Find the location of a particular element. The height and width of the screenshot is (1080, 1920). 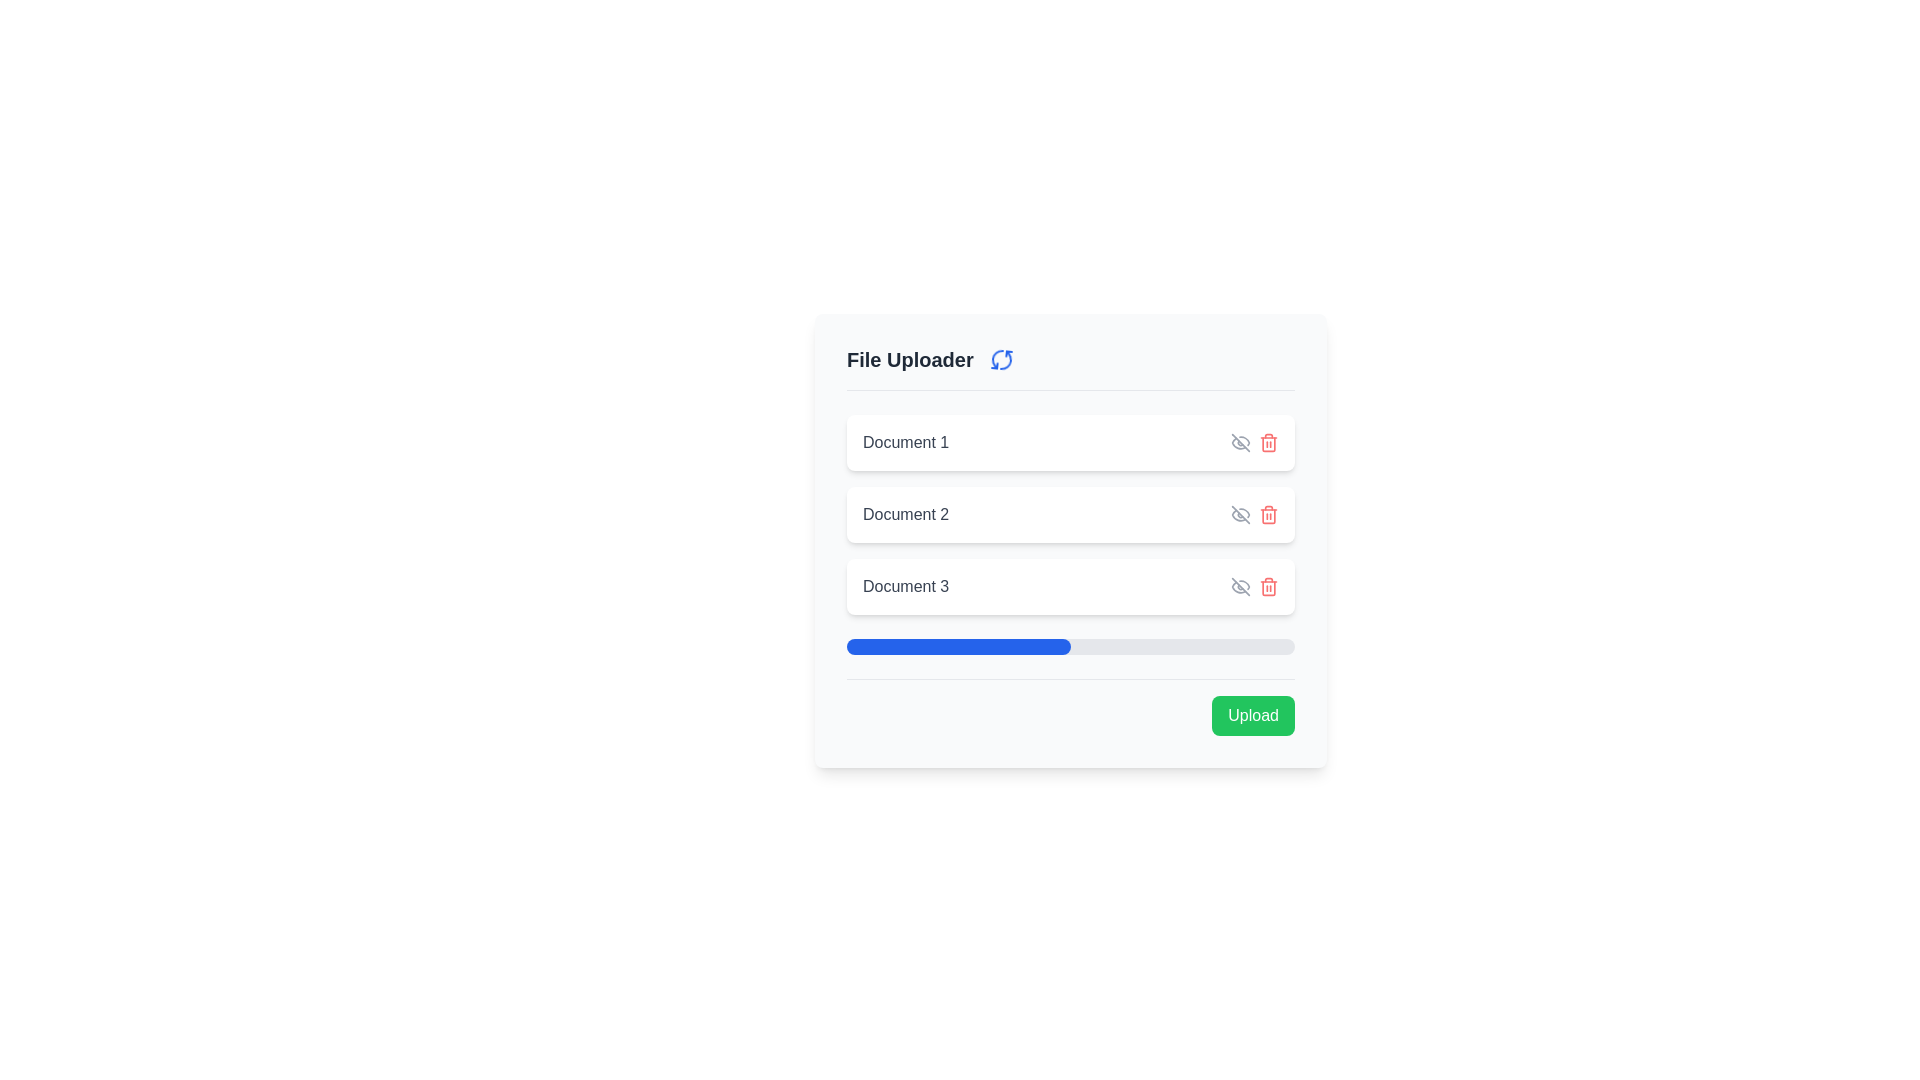

the eye-off icon button that represents the 'hide' functionality, located next to 'Document 1' and adjacent to the trash icon, to observe its hover state is located at coordinates (1240, 514).